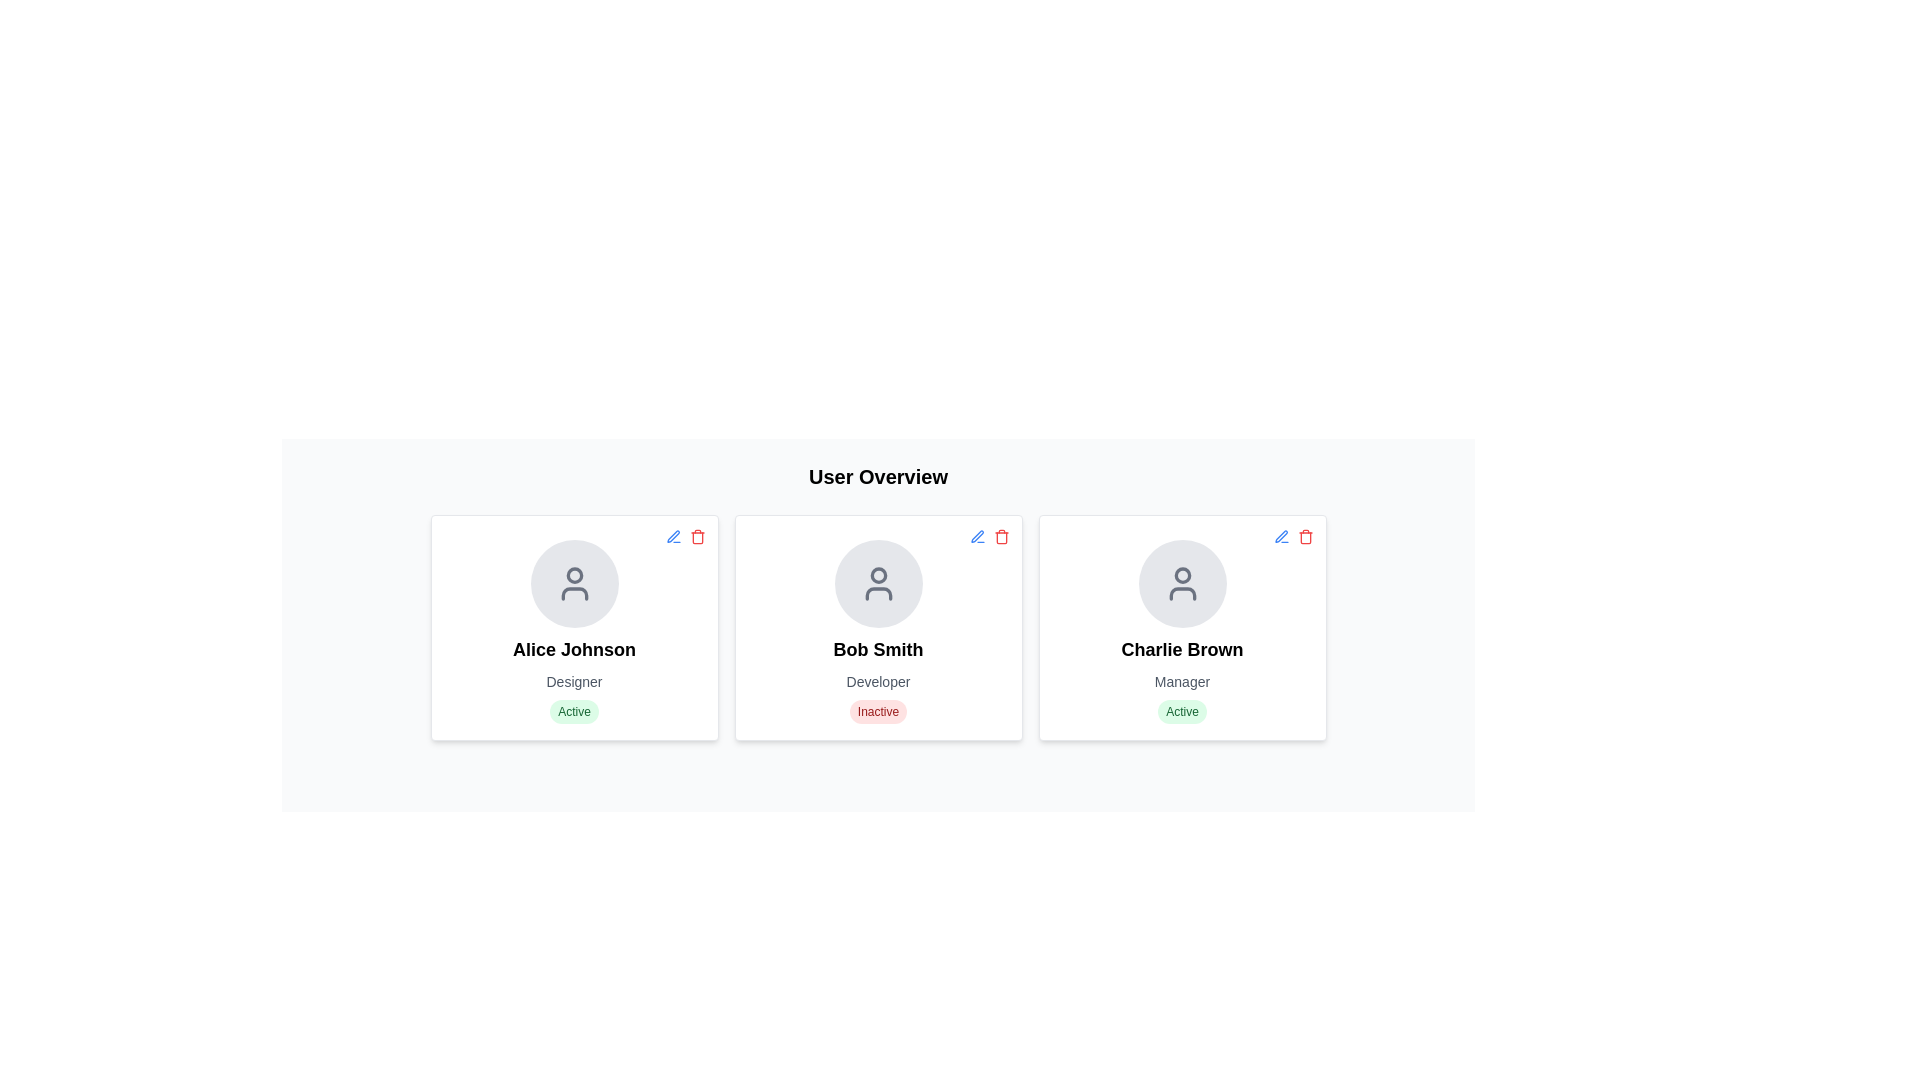 Image resolution: width=1920 pixels, height=1080 pixels. Describe the element at coordinates (697, 535) in the screenshot. I see `the red trash icon located in the top right corner of the card labeled 'Alice Johnson'` at that location.